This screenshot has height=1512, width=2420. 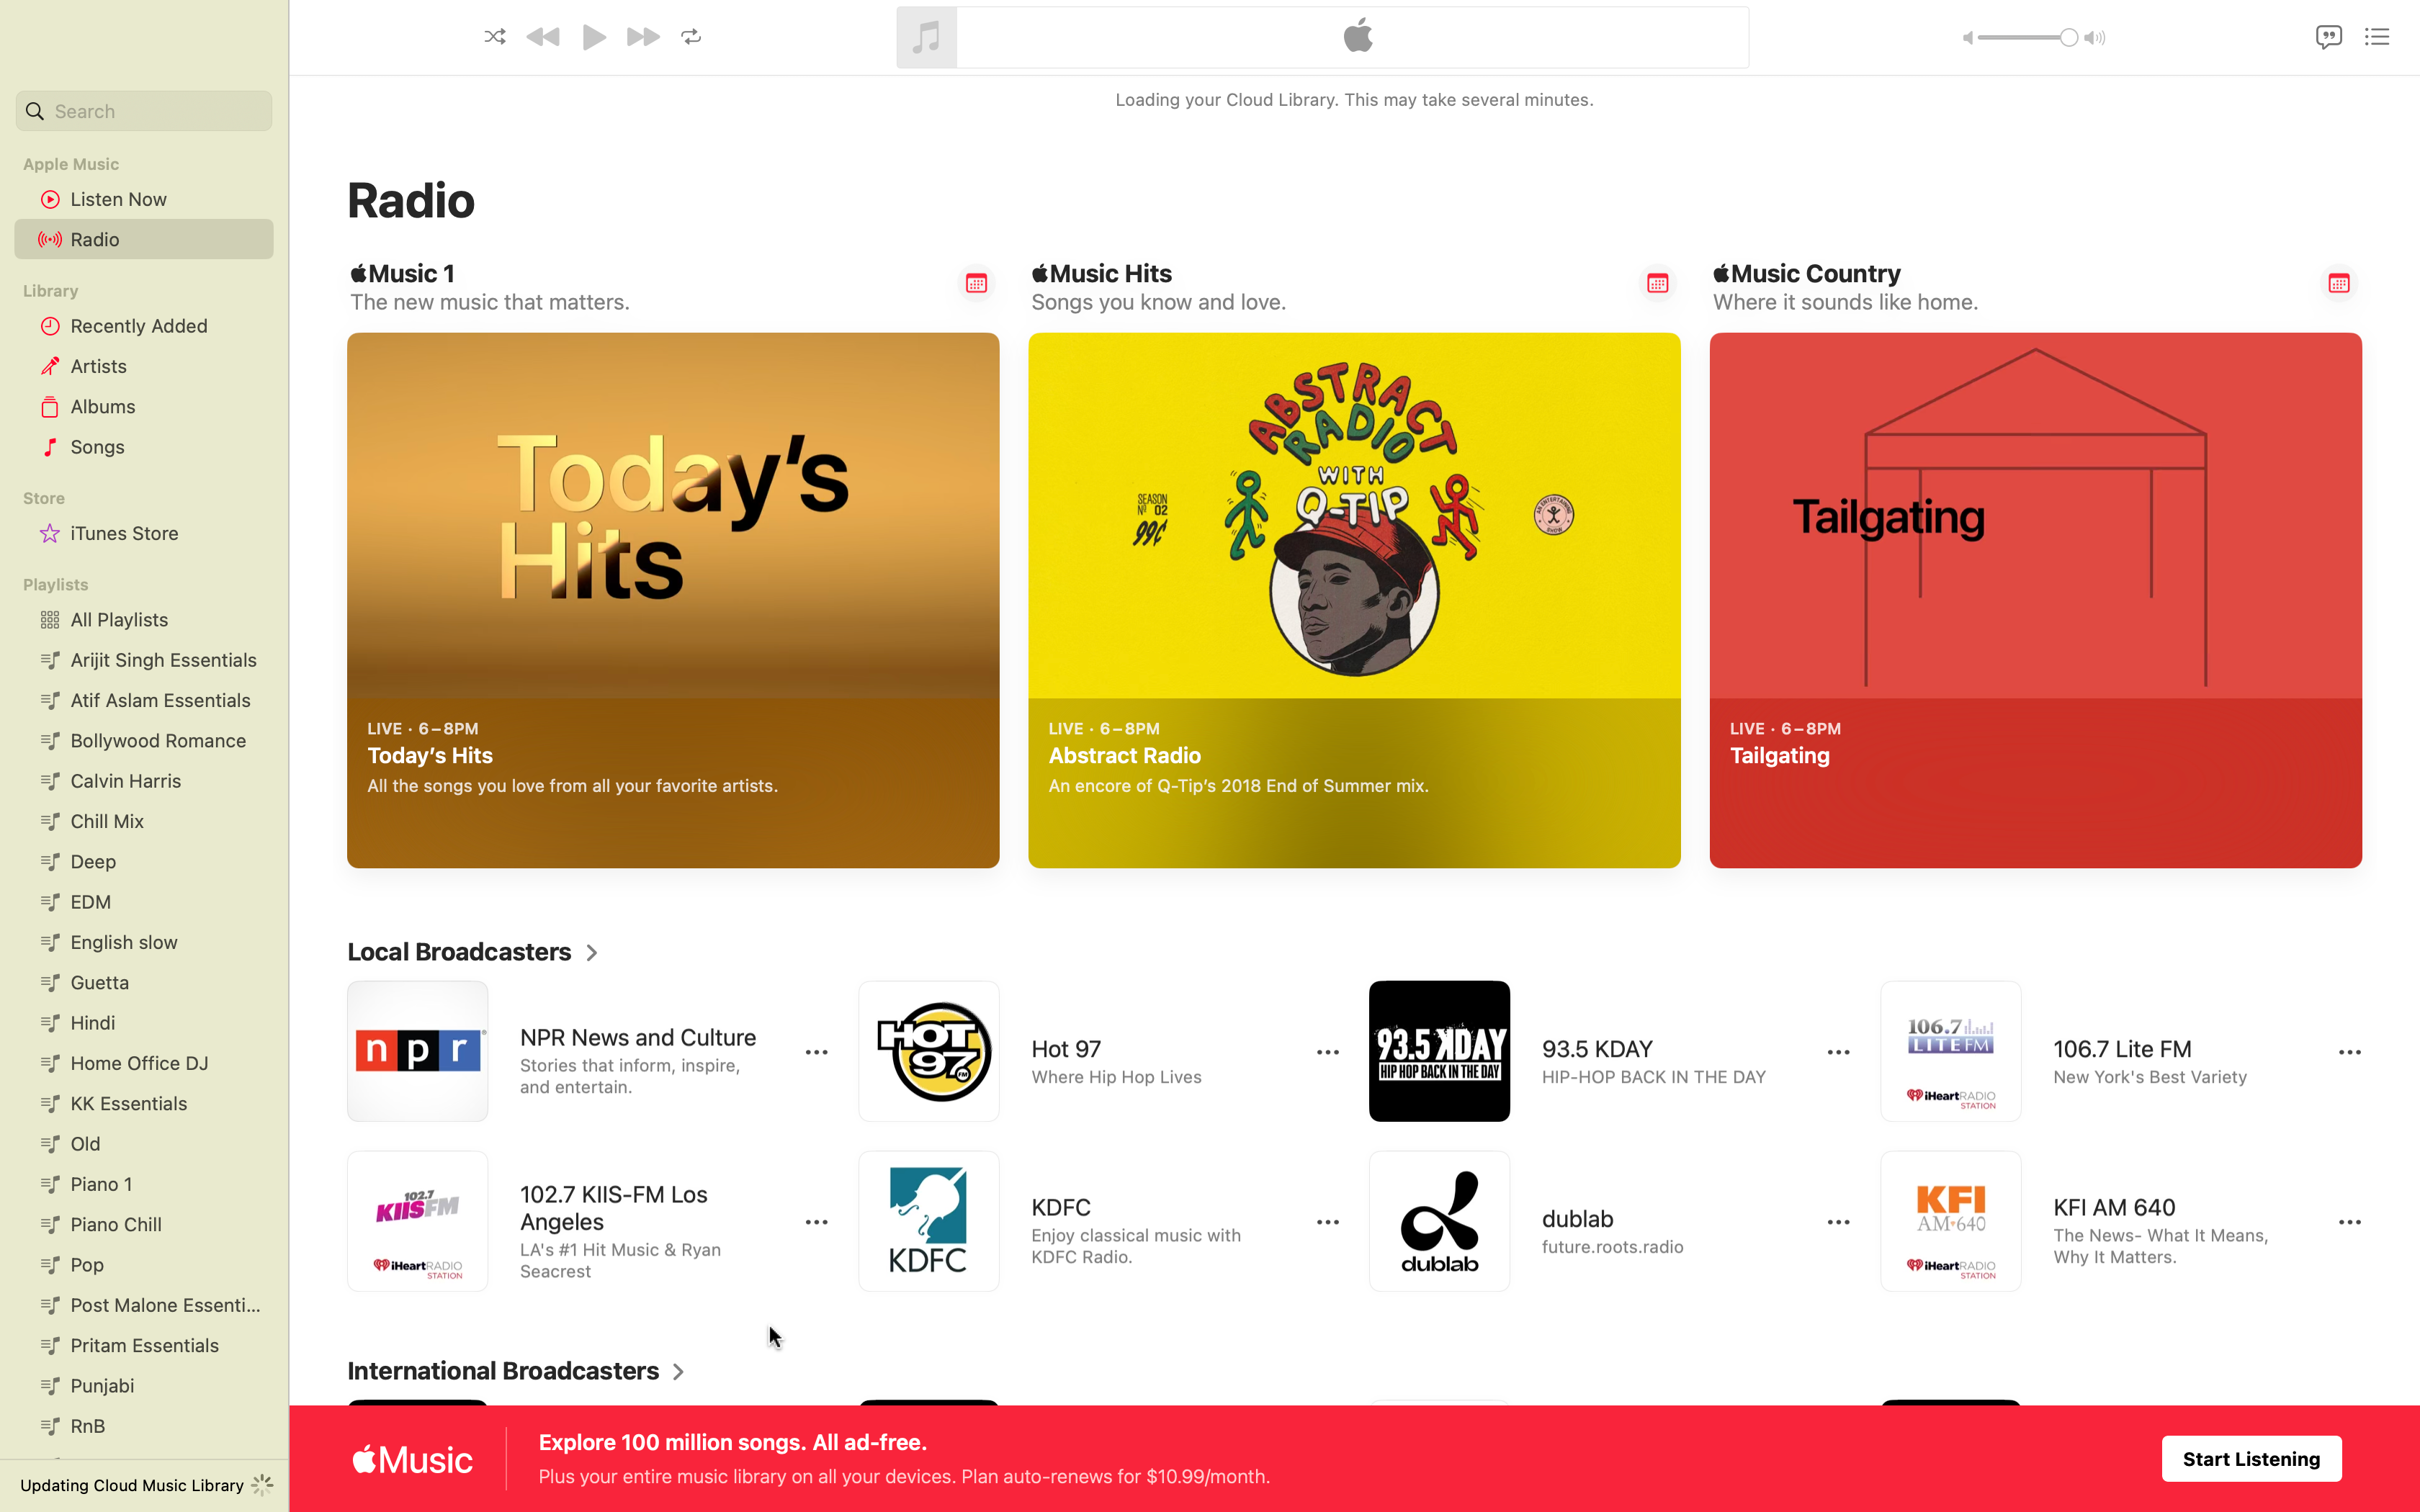 What do you see at coordinates (516, 1371) in the screenshot?
I see `Show entire directory of global radio stations` at bounding box center [516, 1371].